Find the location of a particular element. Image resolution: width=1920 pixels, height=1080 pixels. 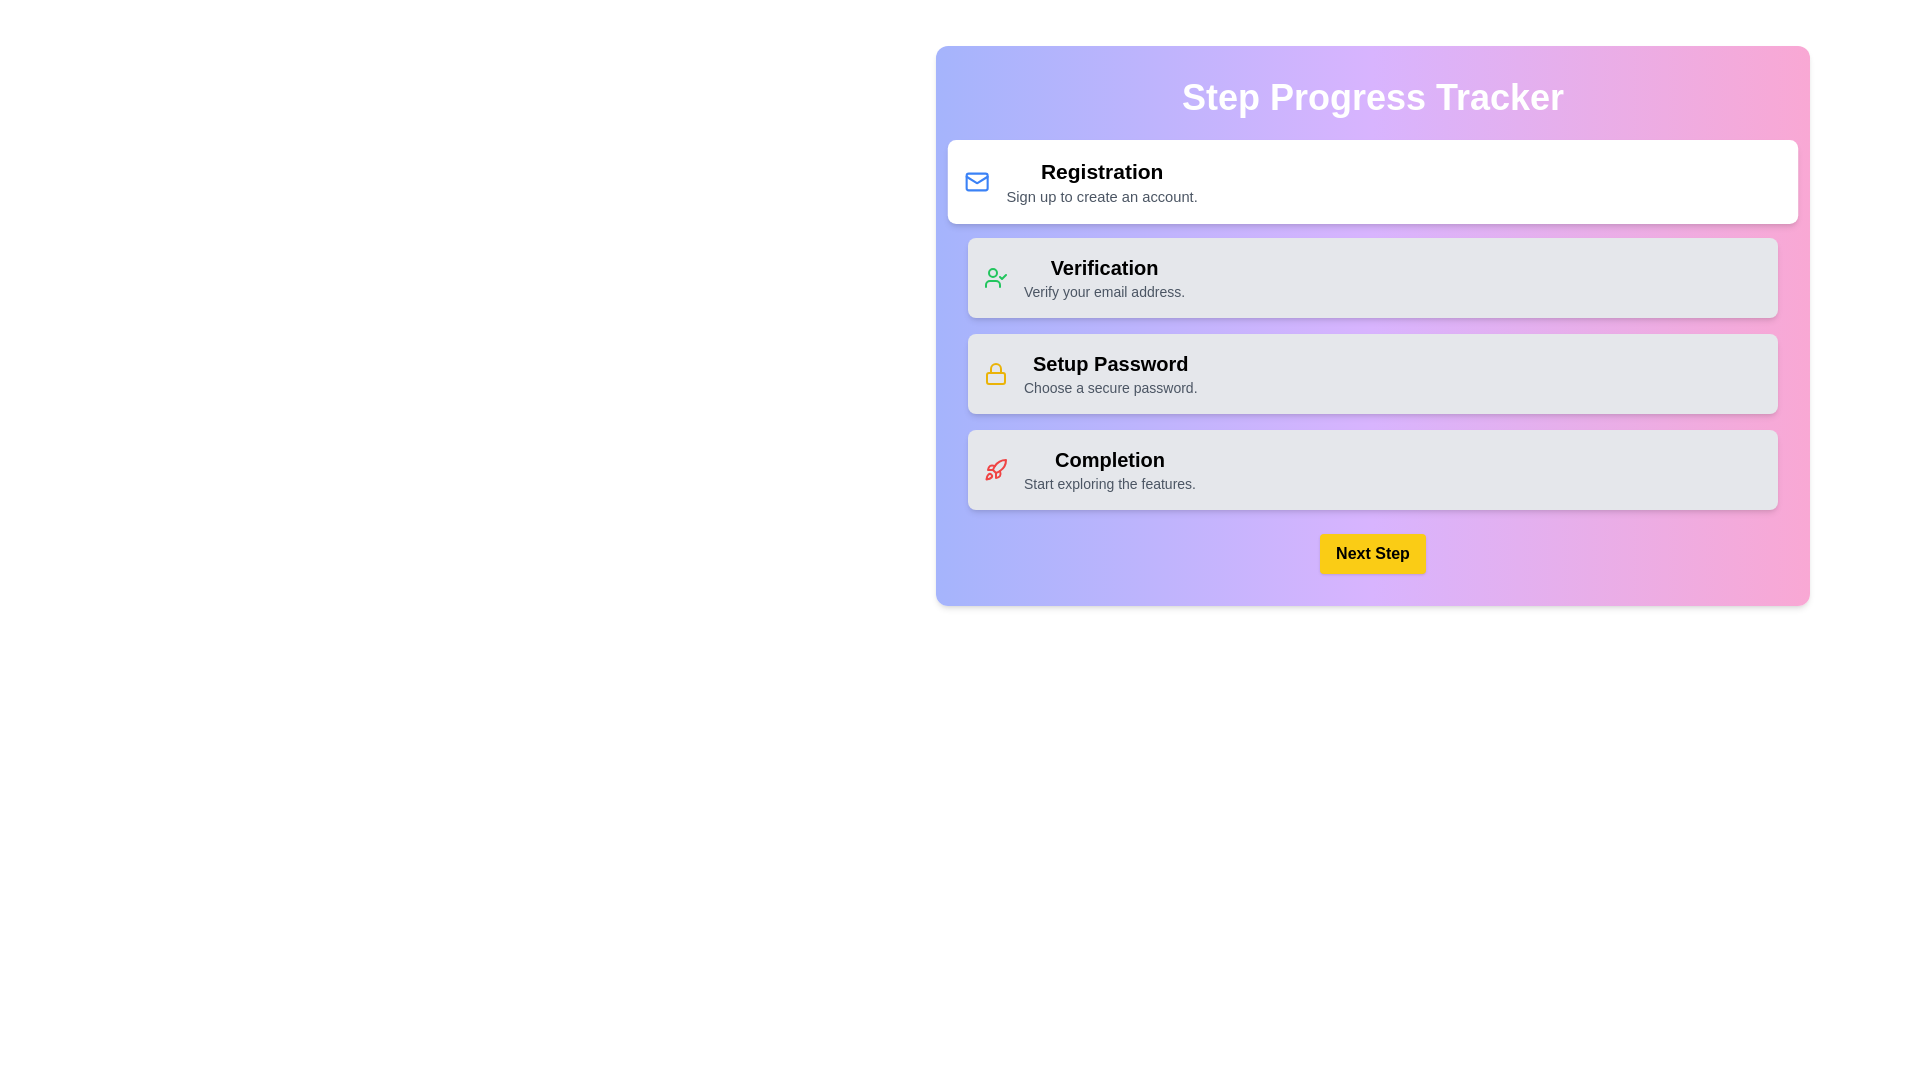

the Text block that serves as the heading and subheading of the 'Completion' step in the 'Step Progress Tracker' interface, located at the bottom of the list below the 'Setup Password' step is located at coordinates (1108, 470).